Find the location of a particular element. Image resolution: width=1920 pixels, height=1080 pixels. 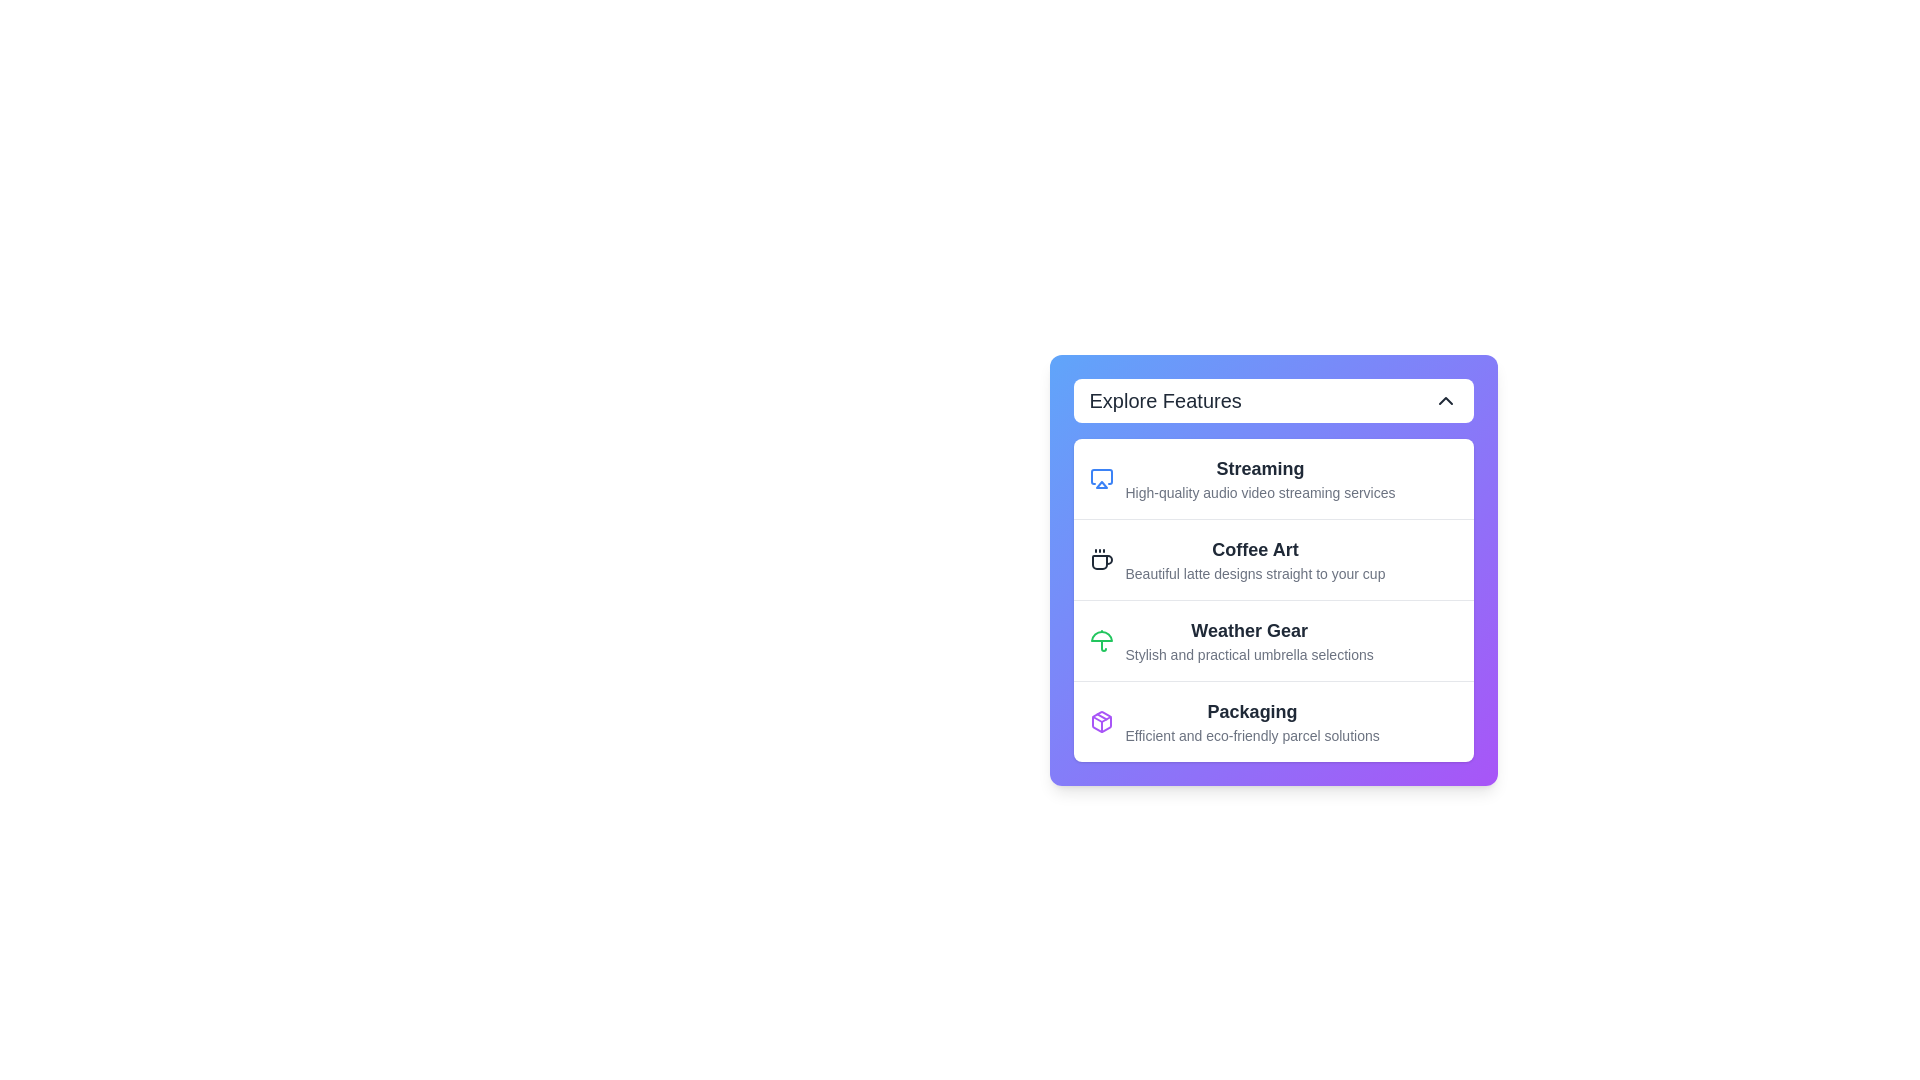

the 'Explore Features' dropdown menu section that contains the 'Coffee Art' icon is located at coordinates (1100, 559).